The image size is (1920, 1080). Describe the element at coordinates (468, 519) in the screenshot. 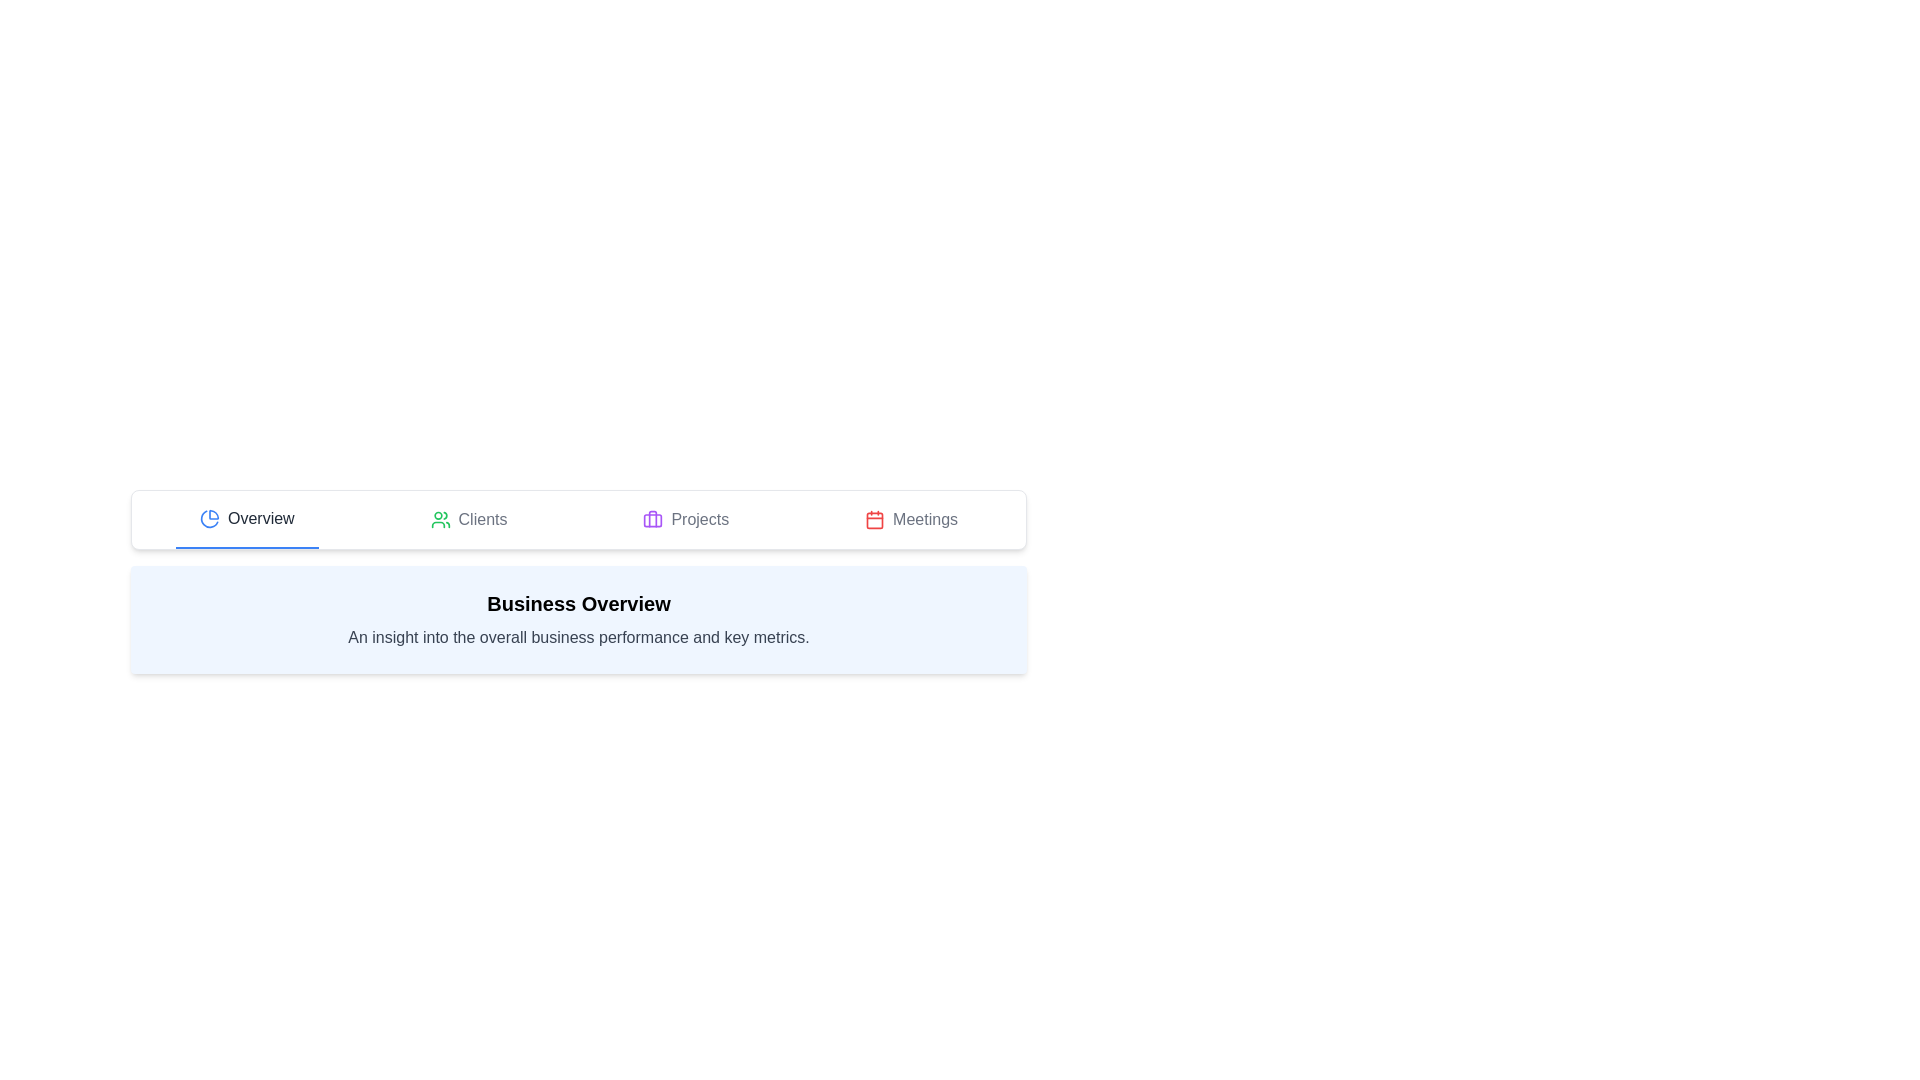

I see `the 'Clients' navigation tab button` at that location.